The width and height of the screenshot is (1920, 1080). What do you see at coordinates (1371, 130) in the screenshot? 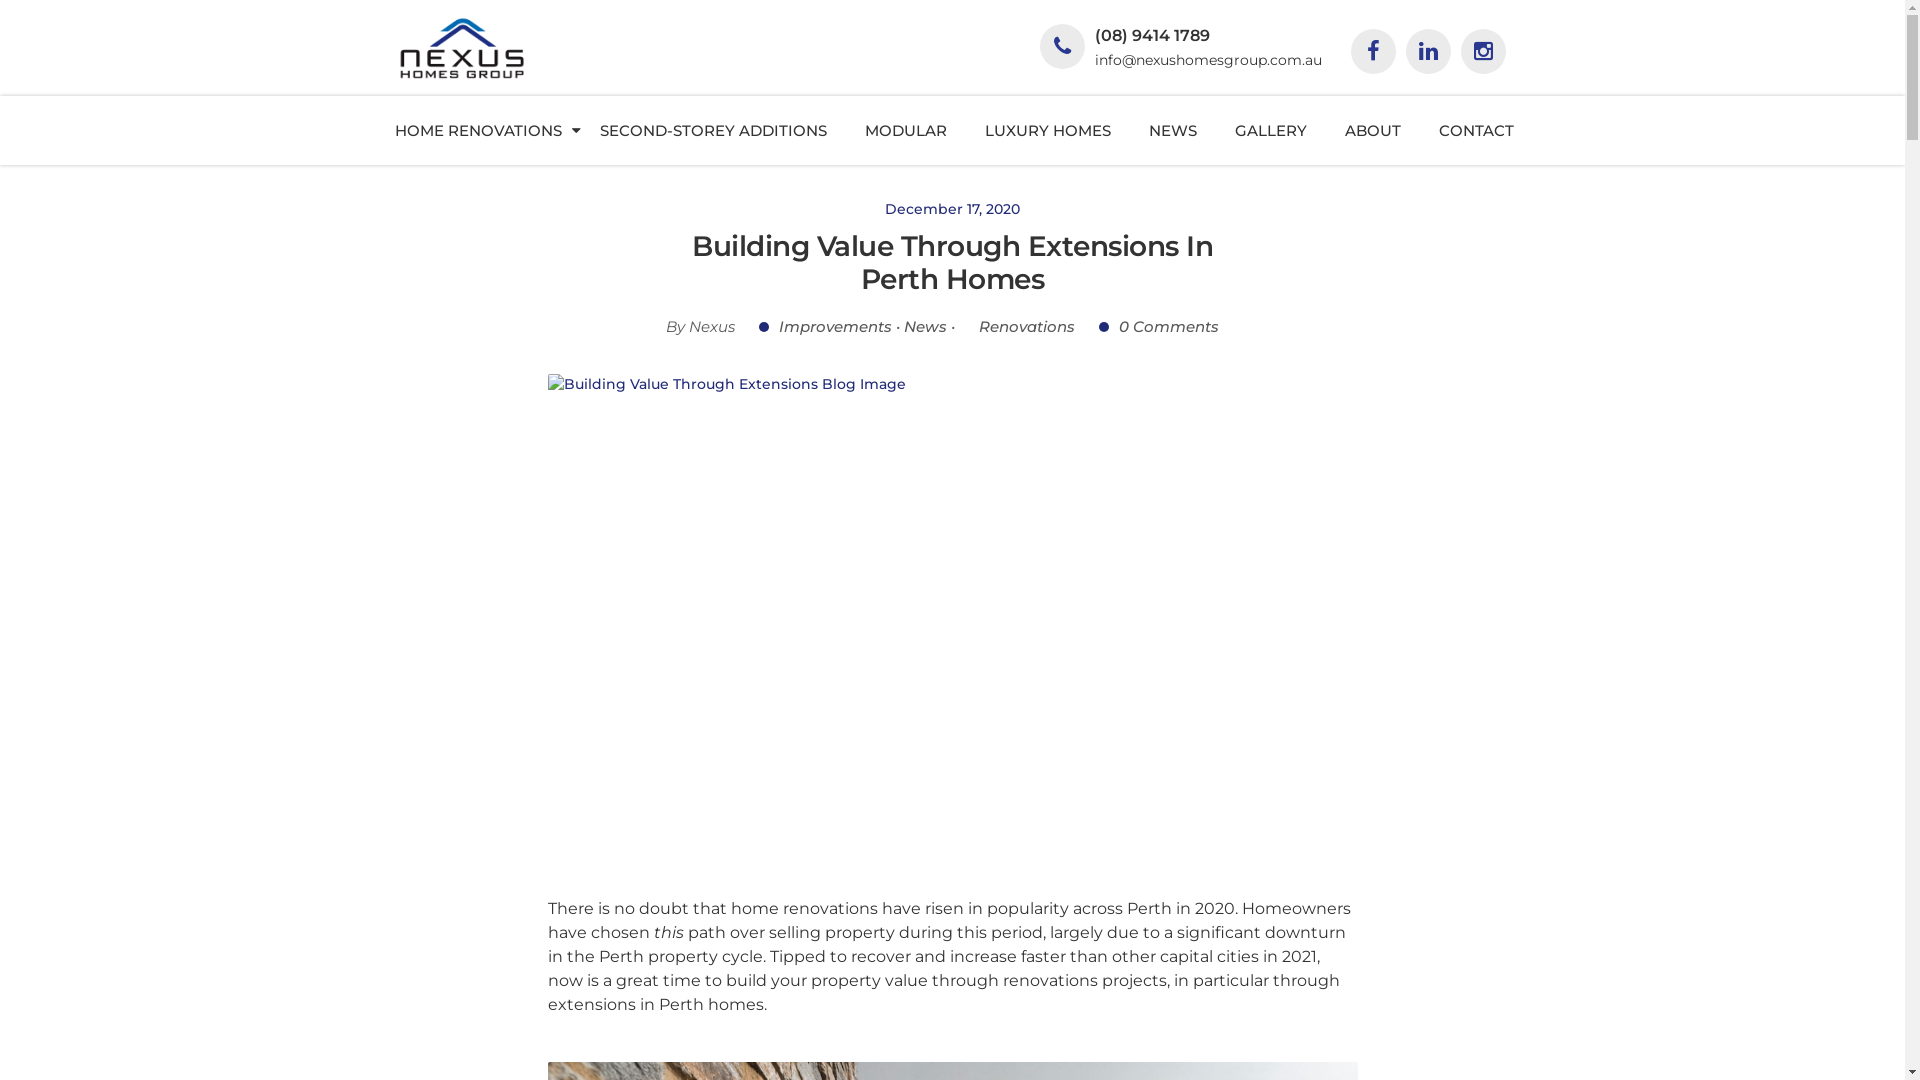
I see `'ABOUT'` at bounding box center [1371, 130].